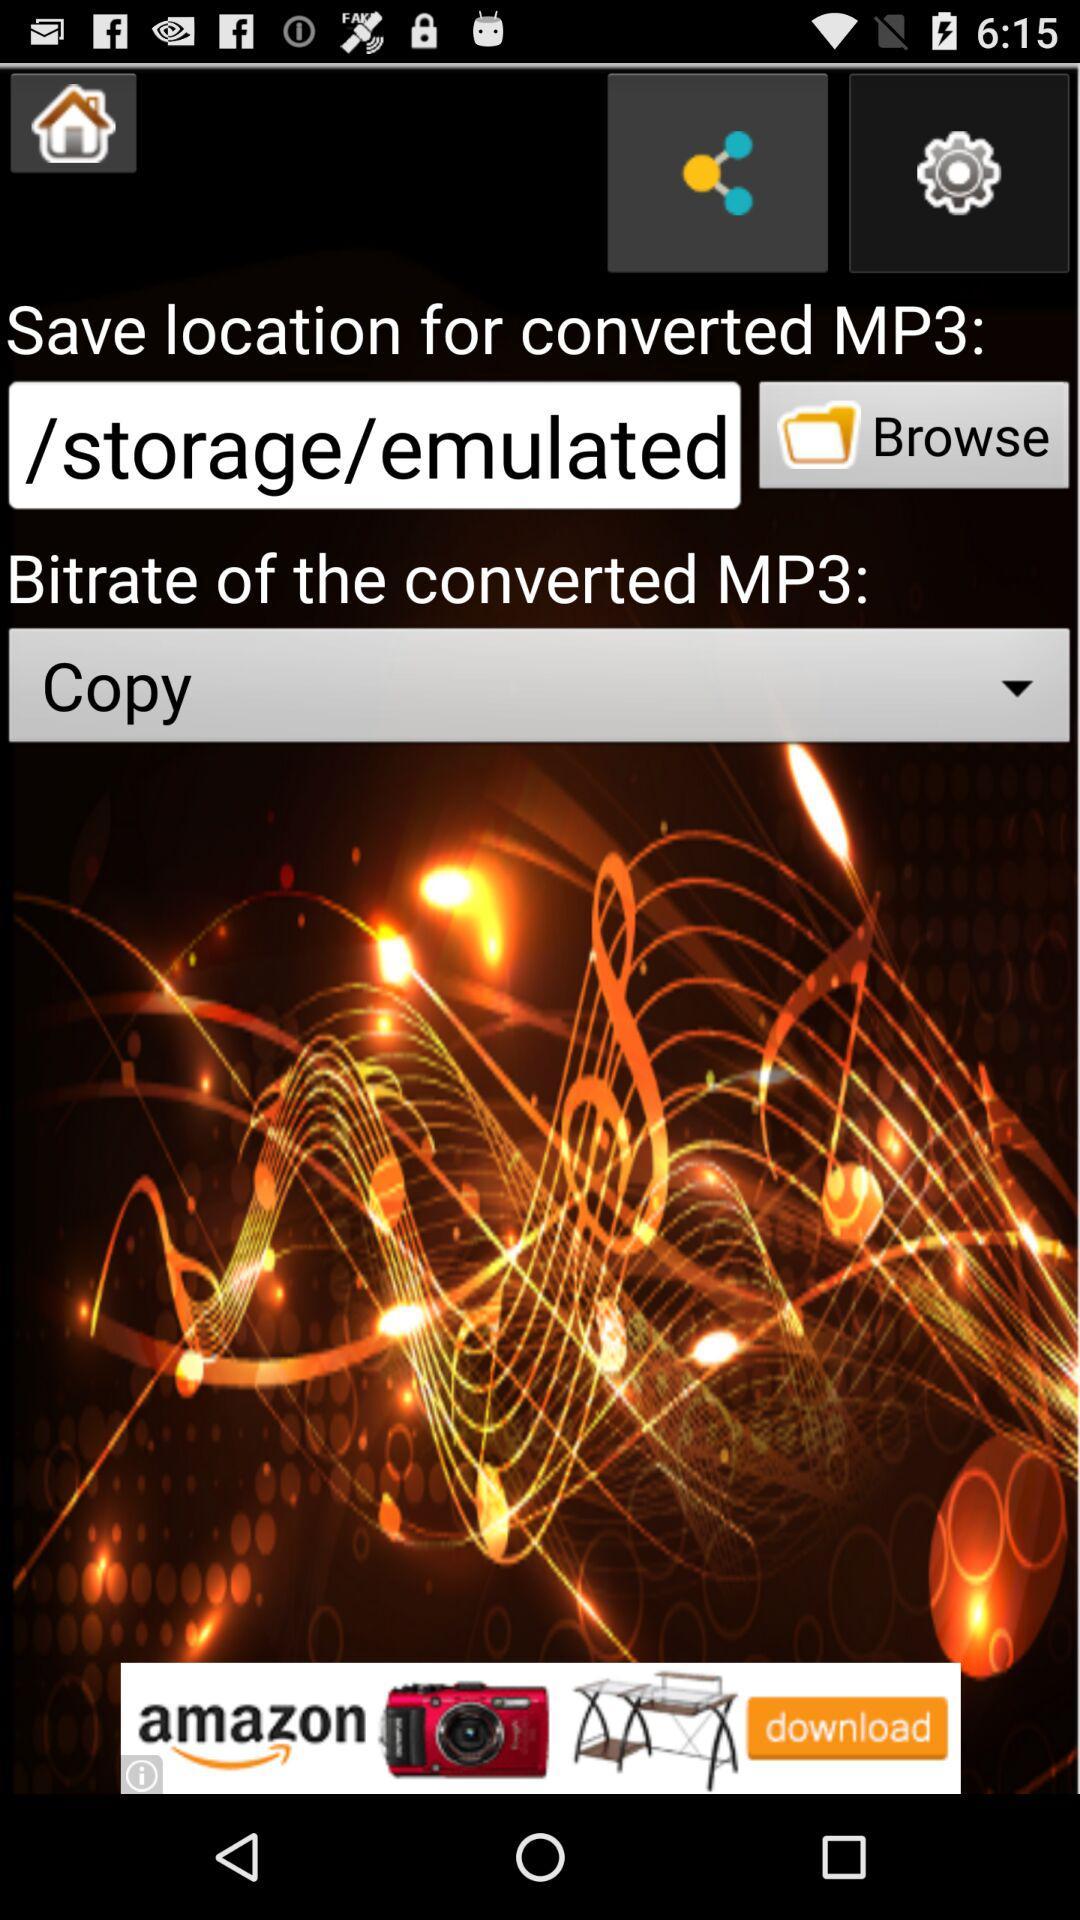  I want to click on for home, so click(72, 122).